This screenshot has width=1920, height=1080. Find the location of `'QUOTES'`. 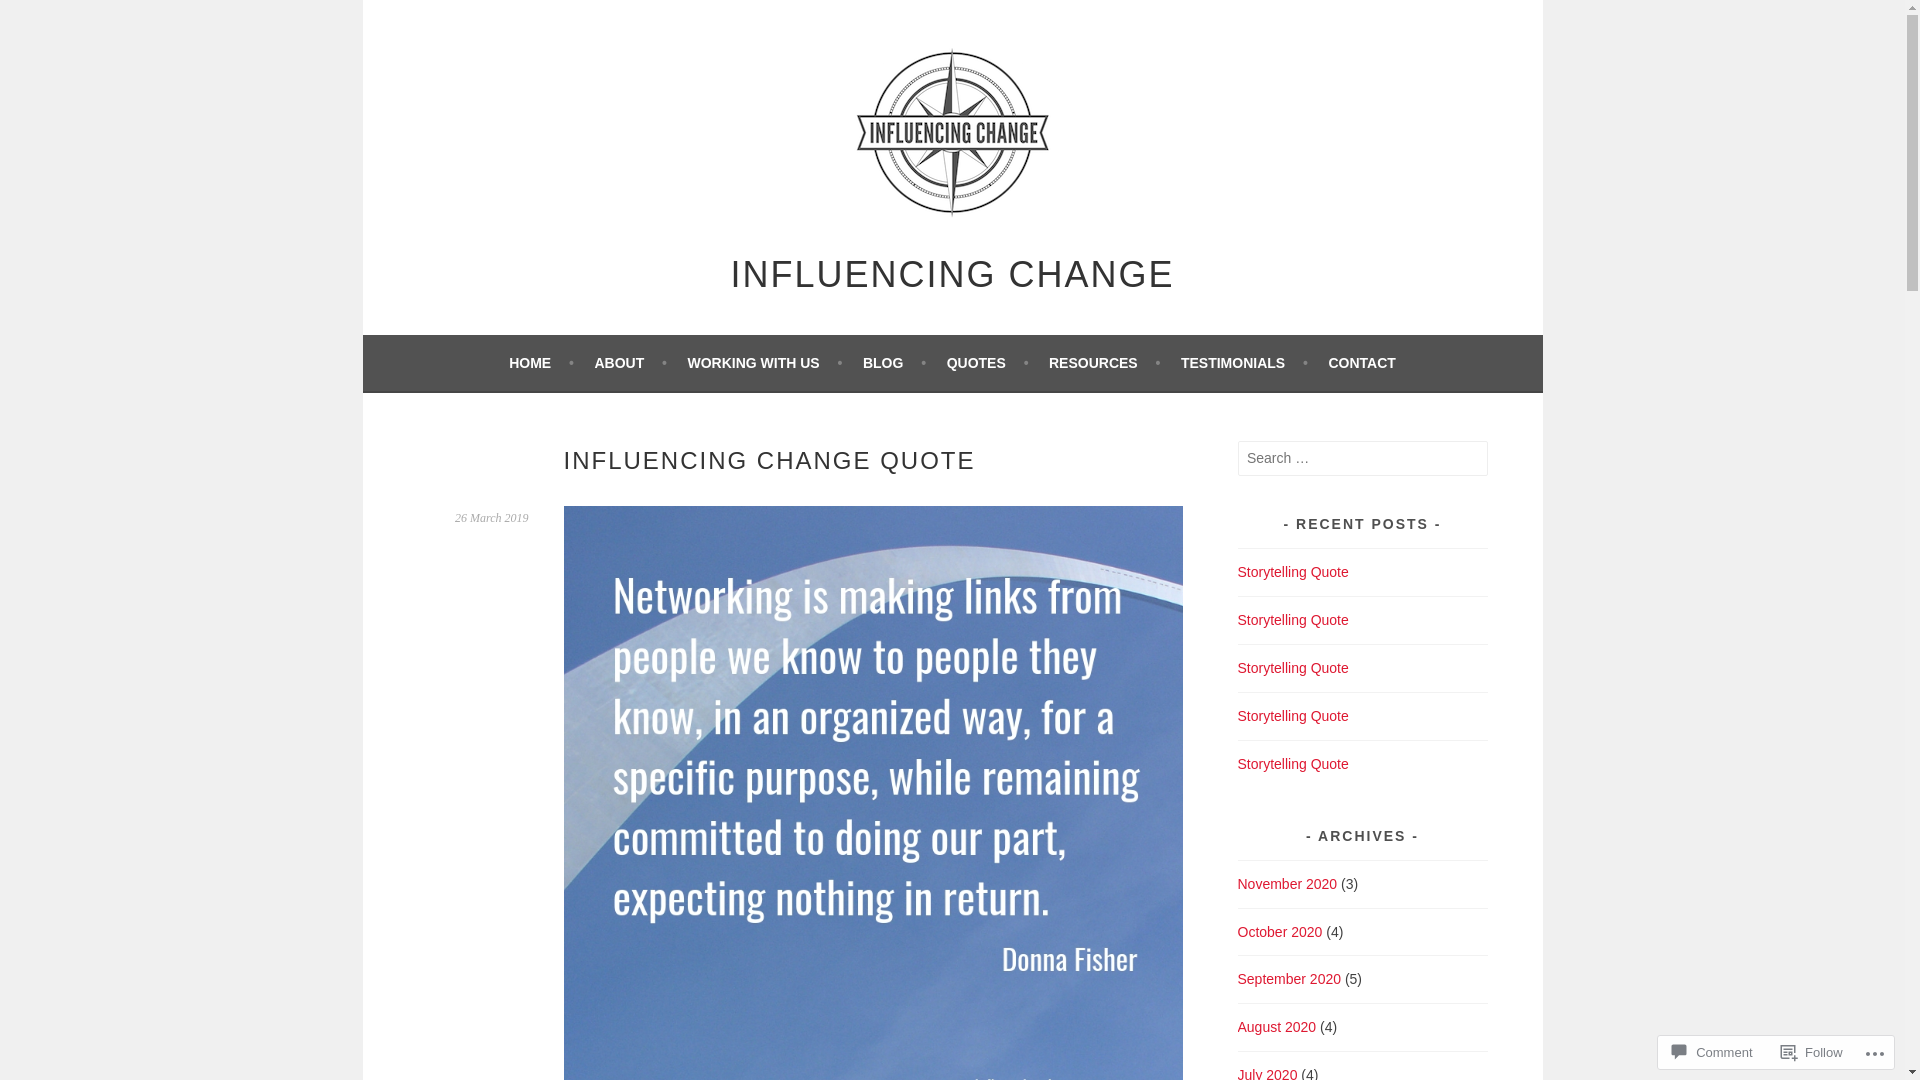

'QUOTES' is located at coordinates (988, 362).